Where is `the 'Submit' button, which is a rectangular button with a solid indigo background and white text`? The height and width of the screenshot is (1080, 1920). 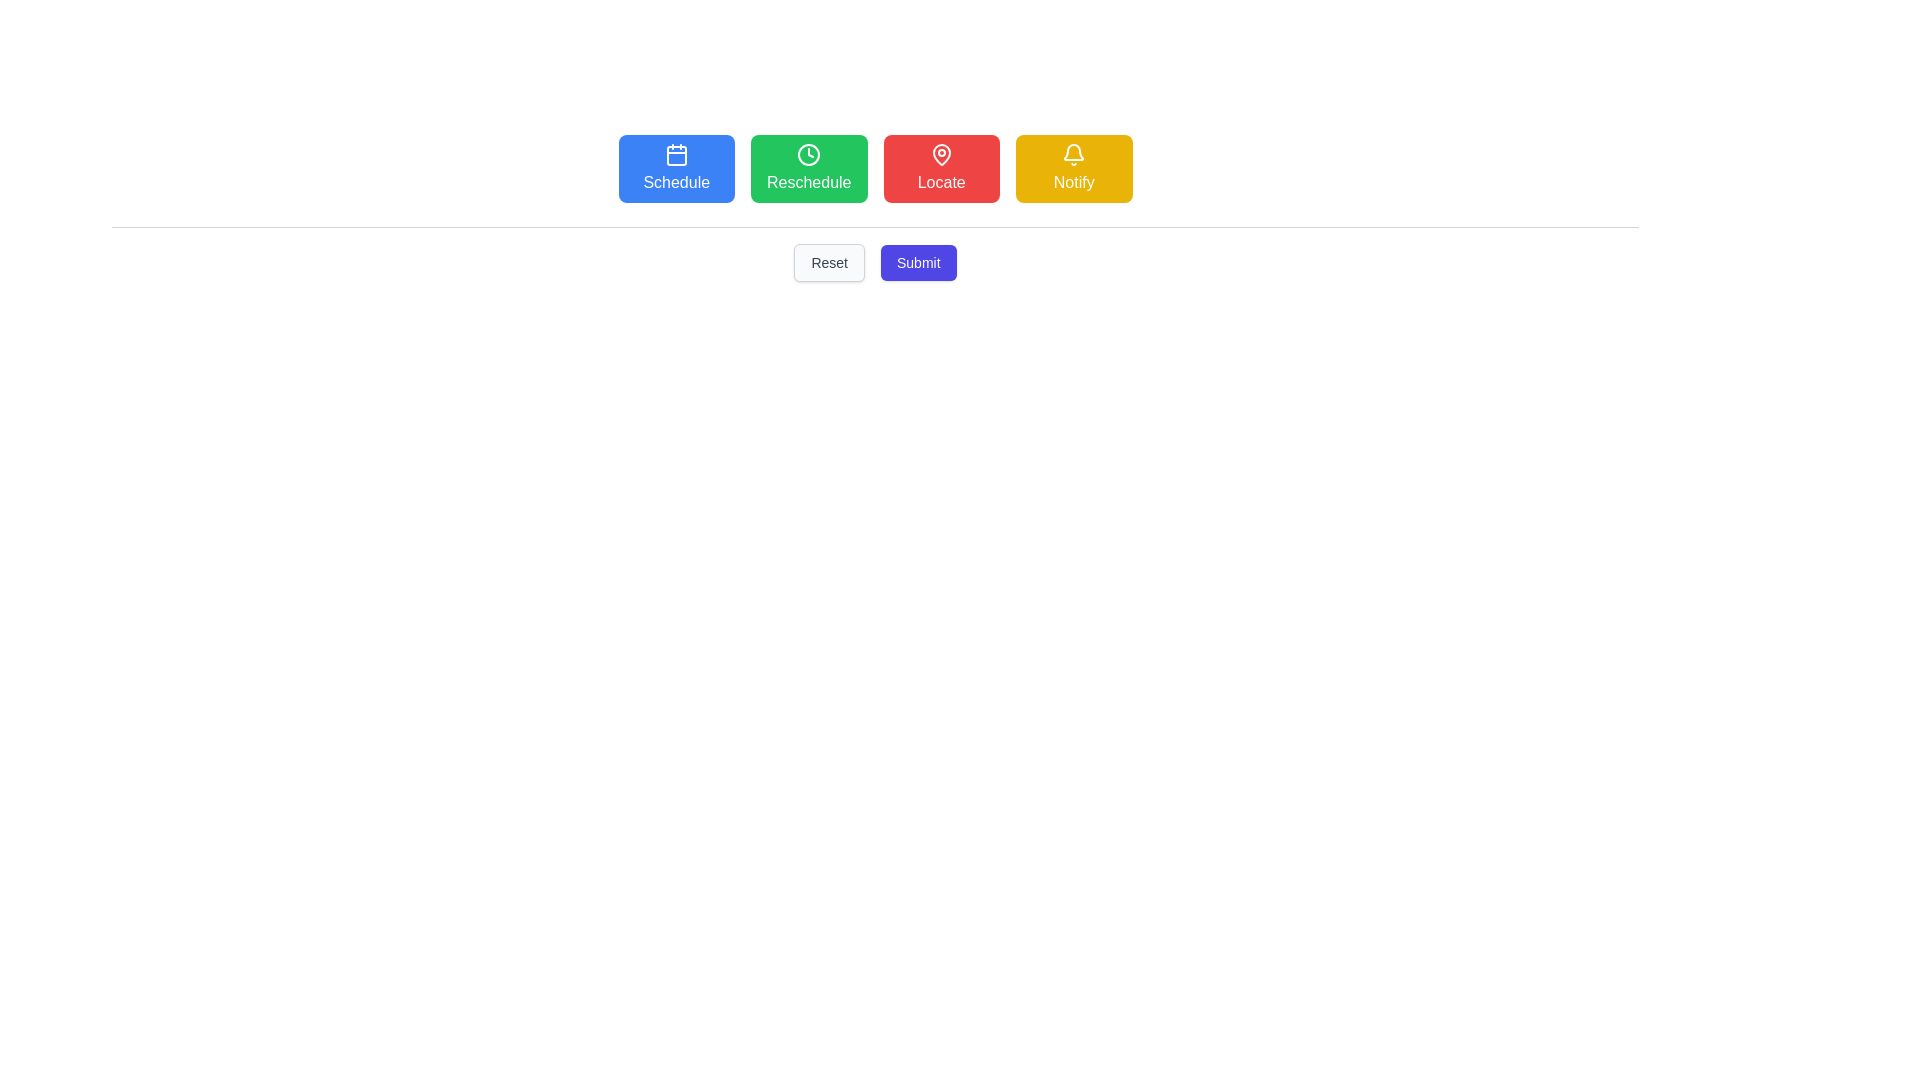
the 'Submit' button, which is a rectangular button with a solid indigo background and white text is located at coordinates (917, 261).